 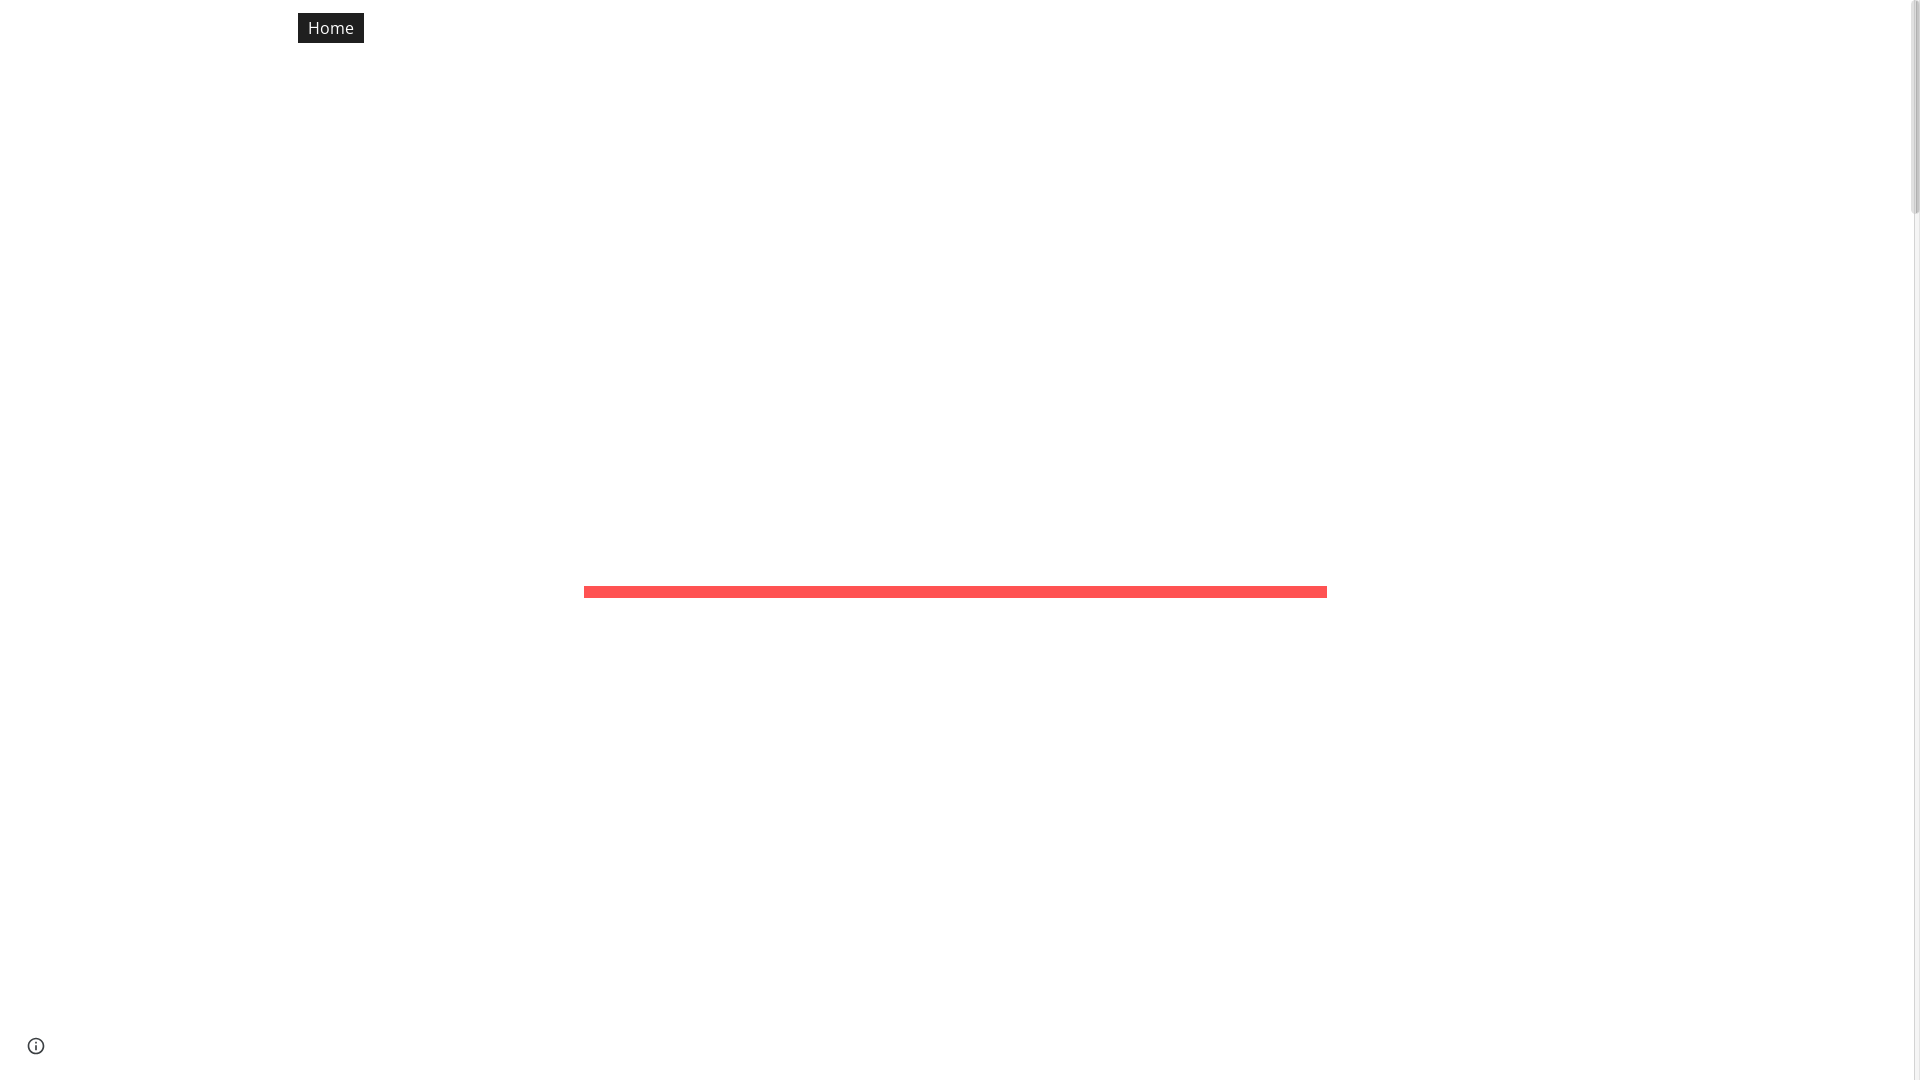 What do you see at coordinates (1373, 27) in the screenshot?
I see `'Be a change maker'` at bounding box center [1373, 27].